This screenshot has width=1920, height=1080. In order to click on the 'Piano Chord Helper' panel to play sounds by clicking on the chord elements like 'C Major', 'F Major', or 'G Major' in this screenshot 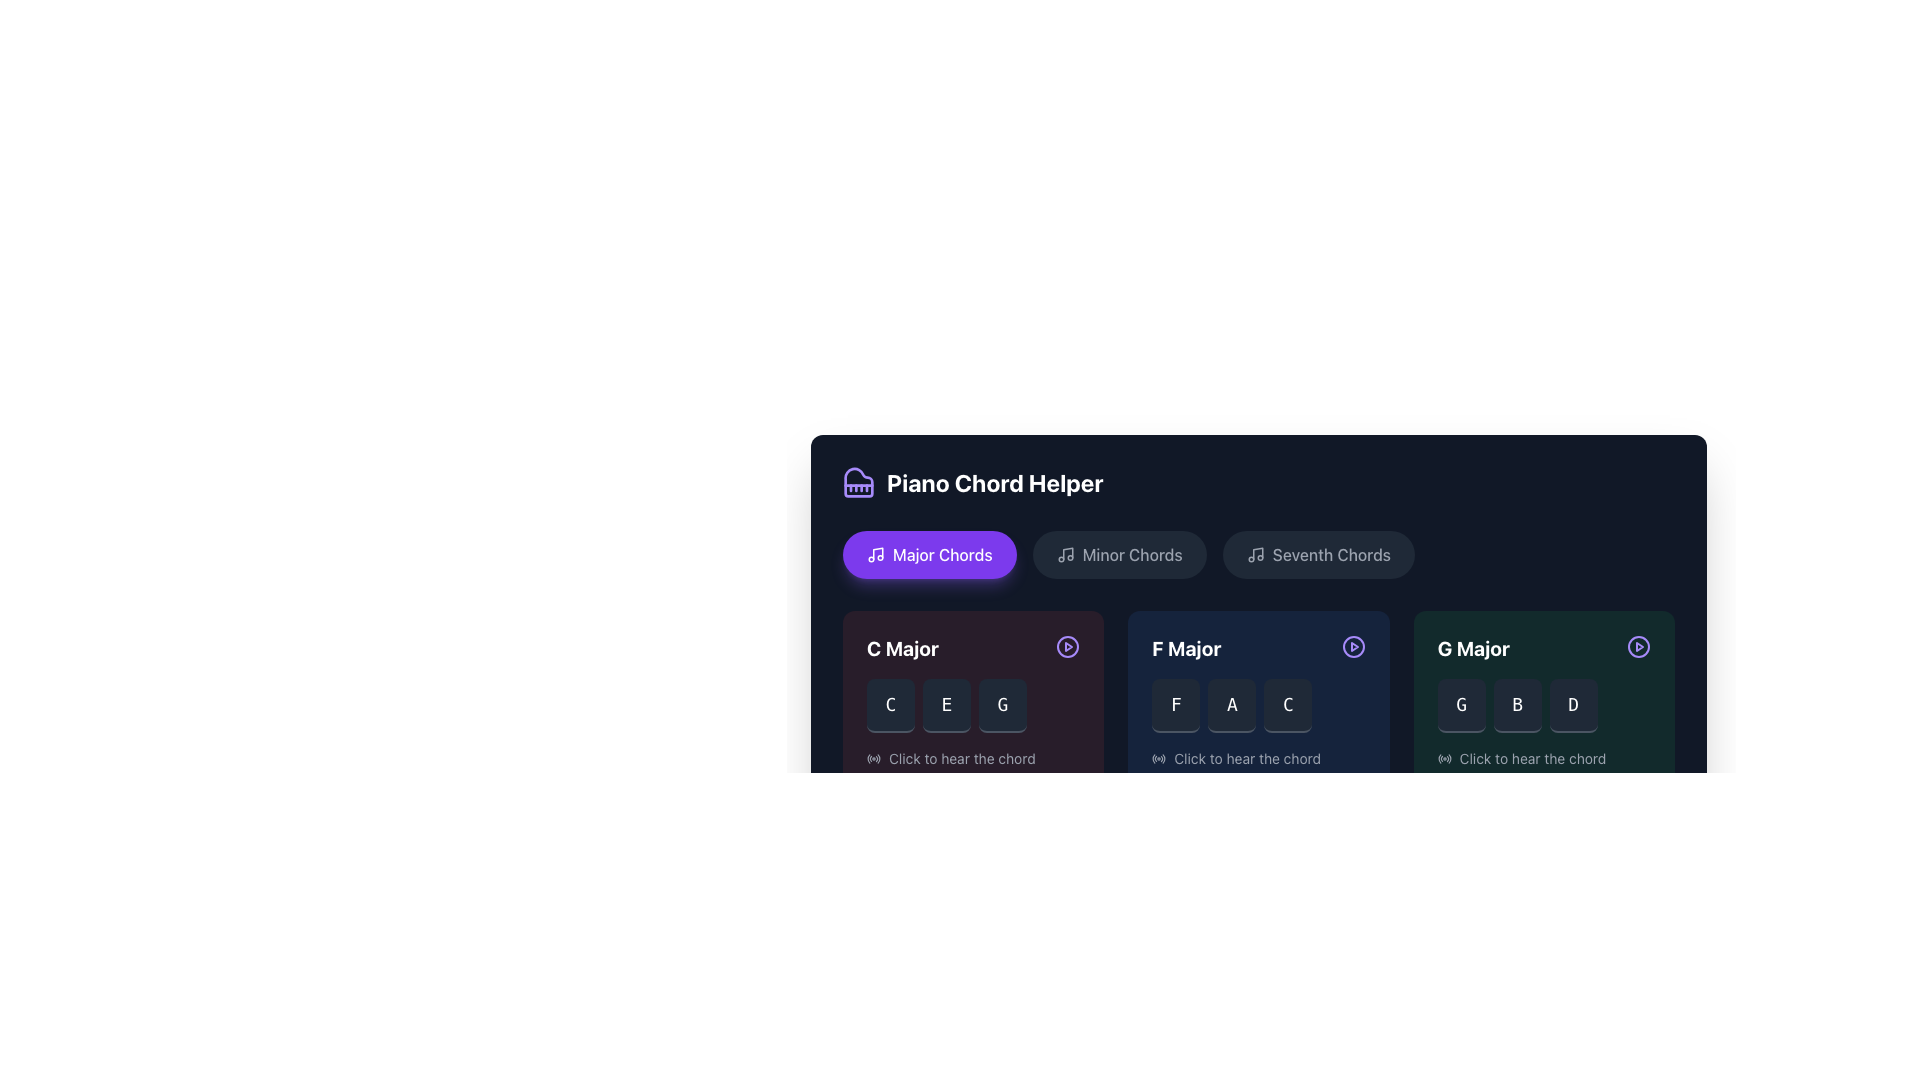, I will do `click(1257, 674)`.